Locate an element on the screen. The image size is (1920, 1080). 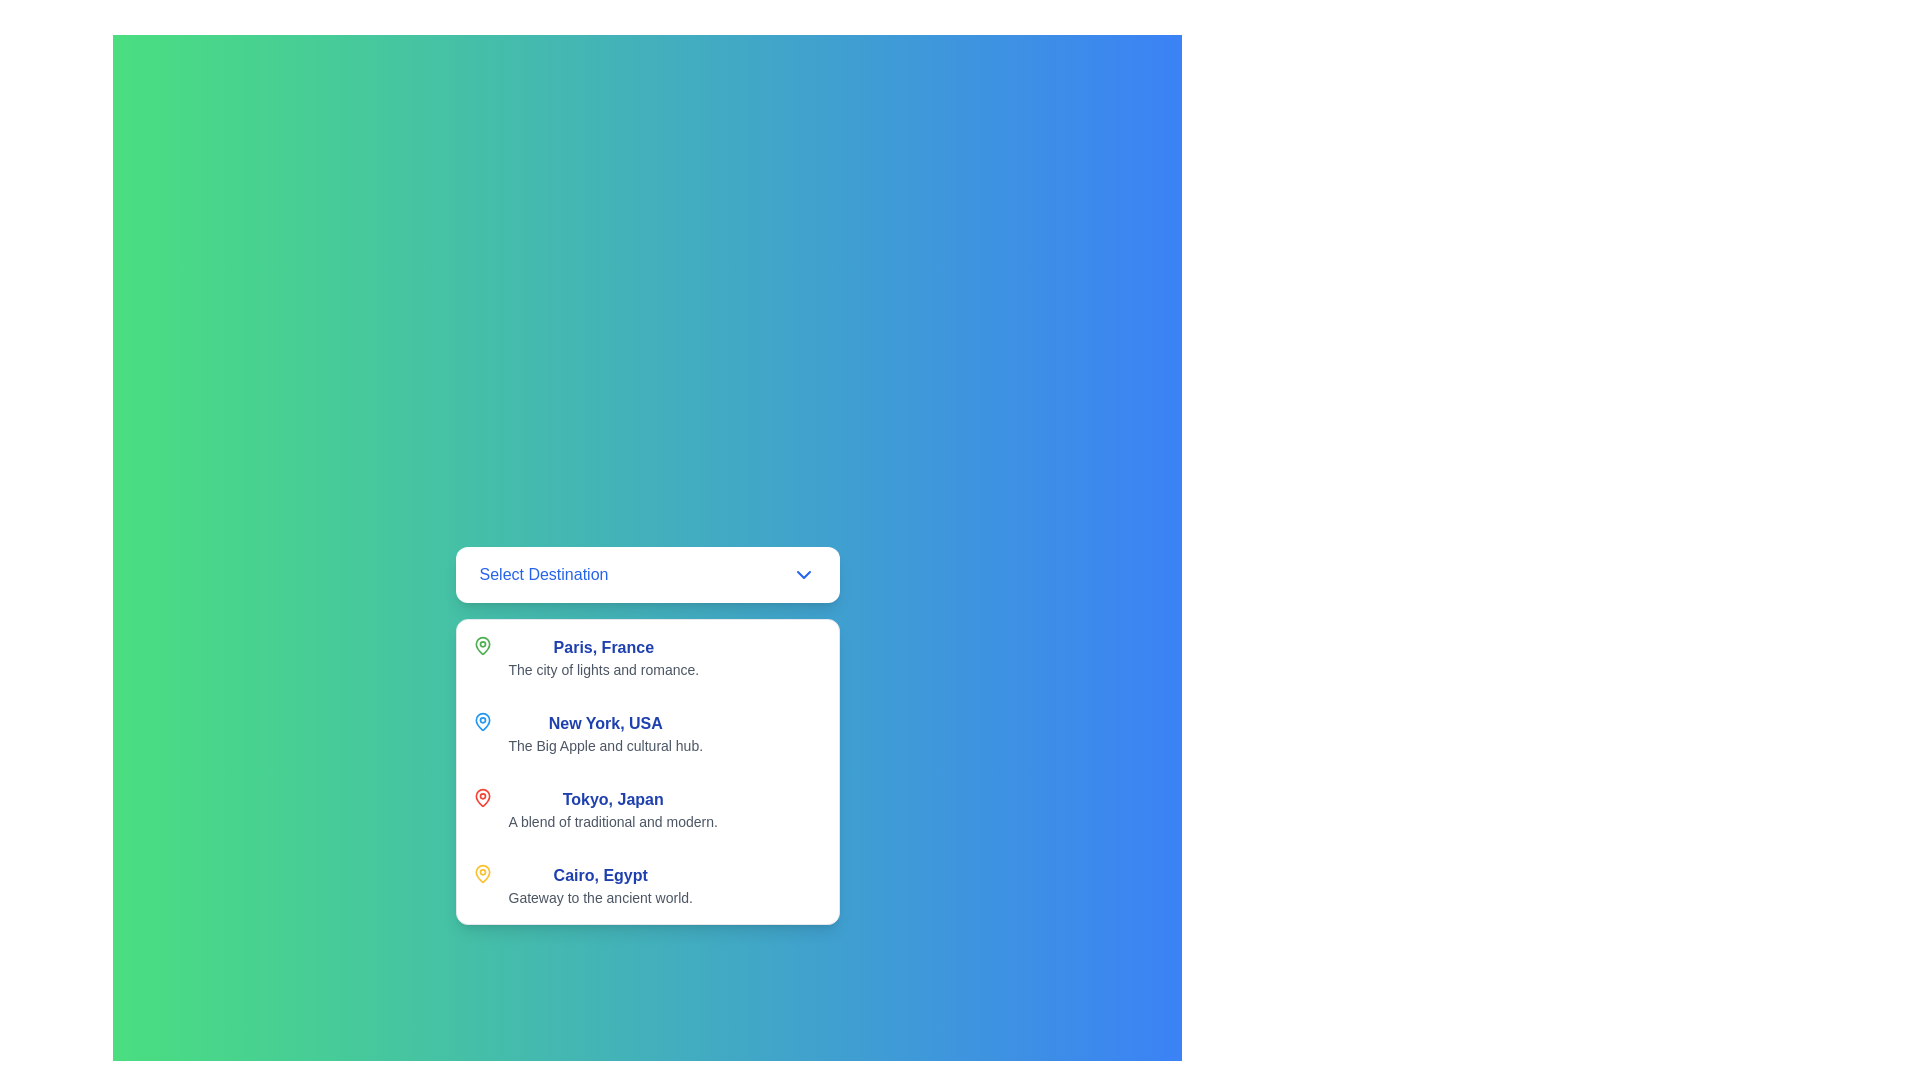
the list item featuring a bold blue location name and a gray description, which is the last item in the dropdown menu under 'Tokyo, Japan' is located at coordinates (647, 885).